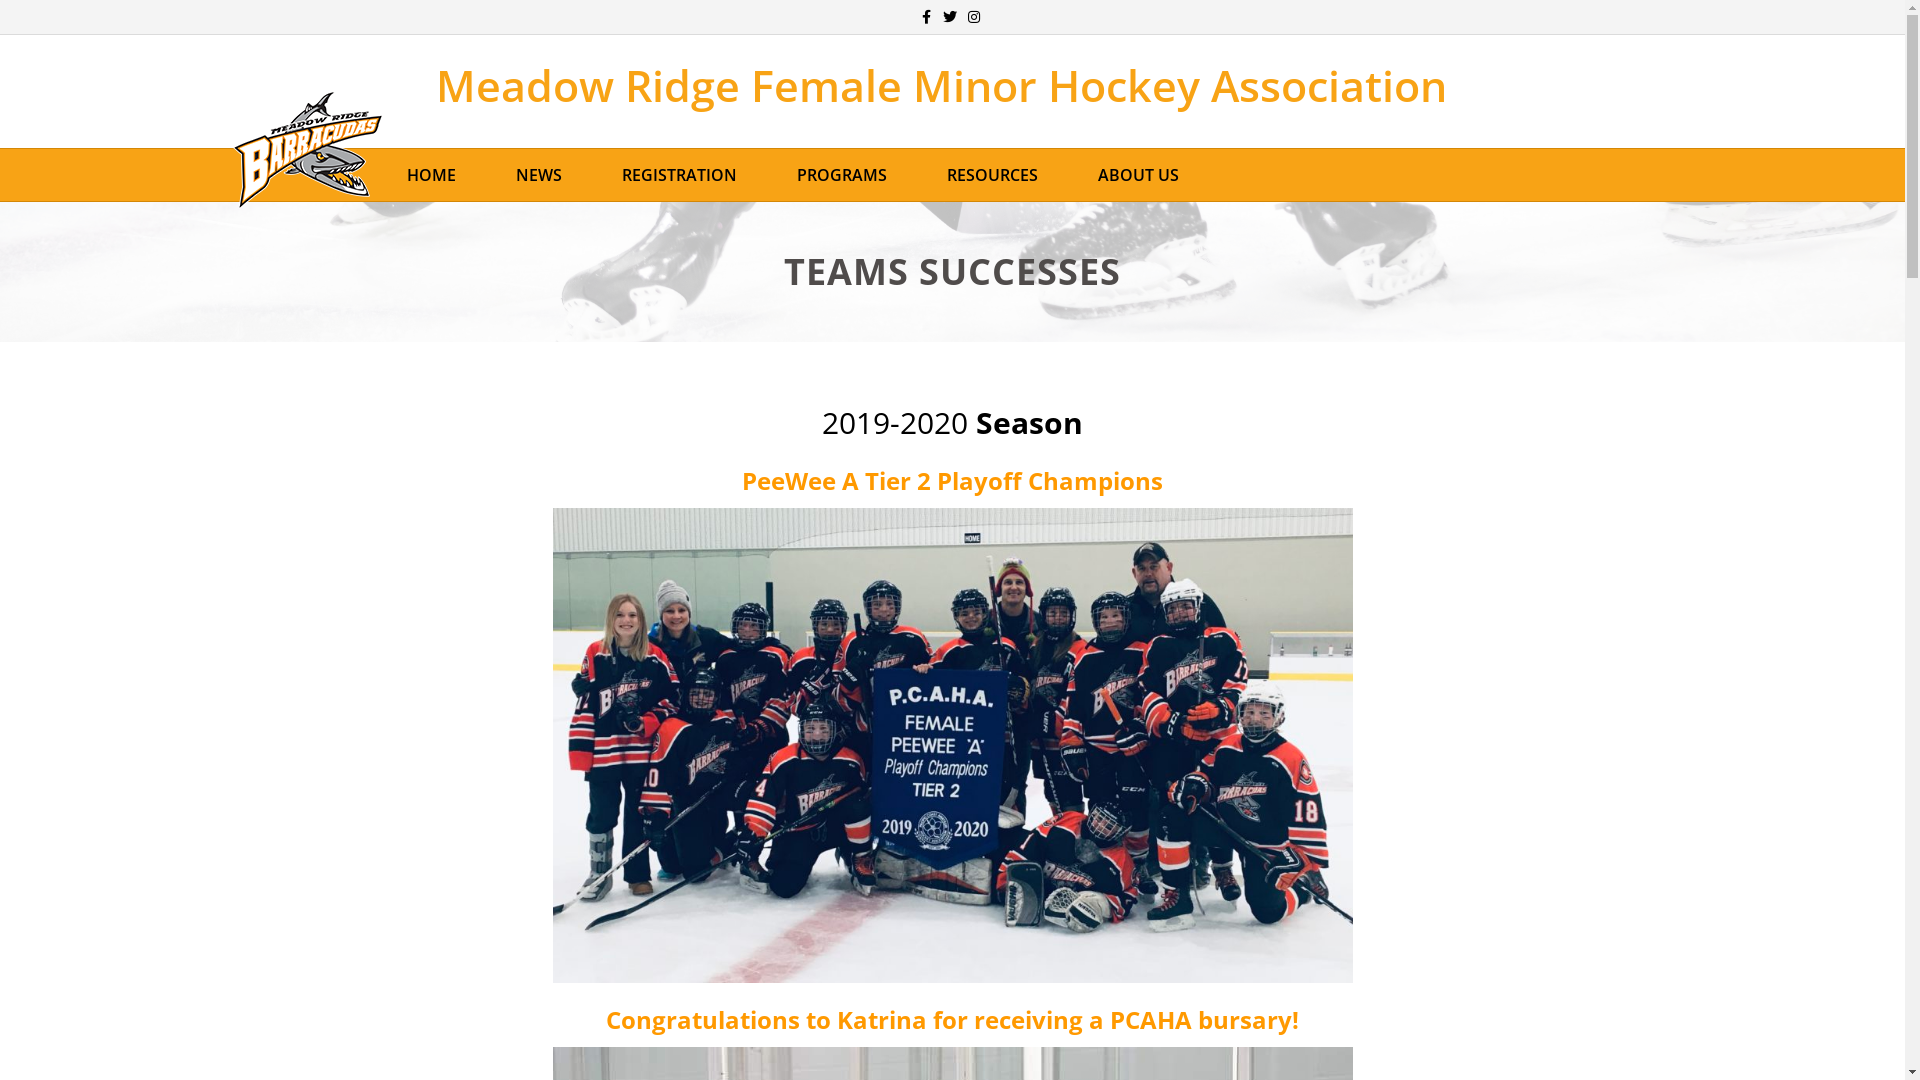 Image resolution: width=1920 pixels, height=1080 pixels. Describe the element at coordinates (949, 15) in the screenshot. I see `'Twitter'` at that location.